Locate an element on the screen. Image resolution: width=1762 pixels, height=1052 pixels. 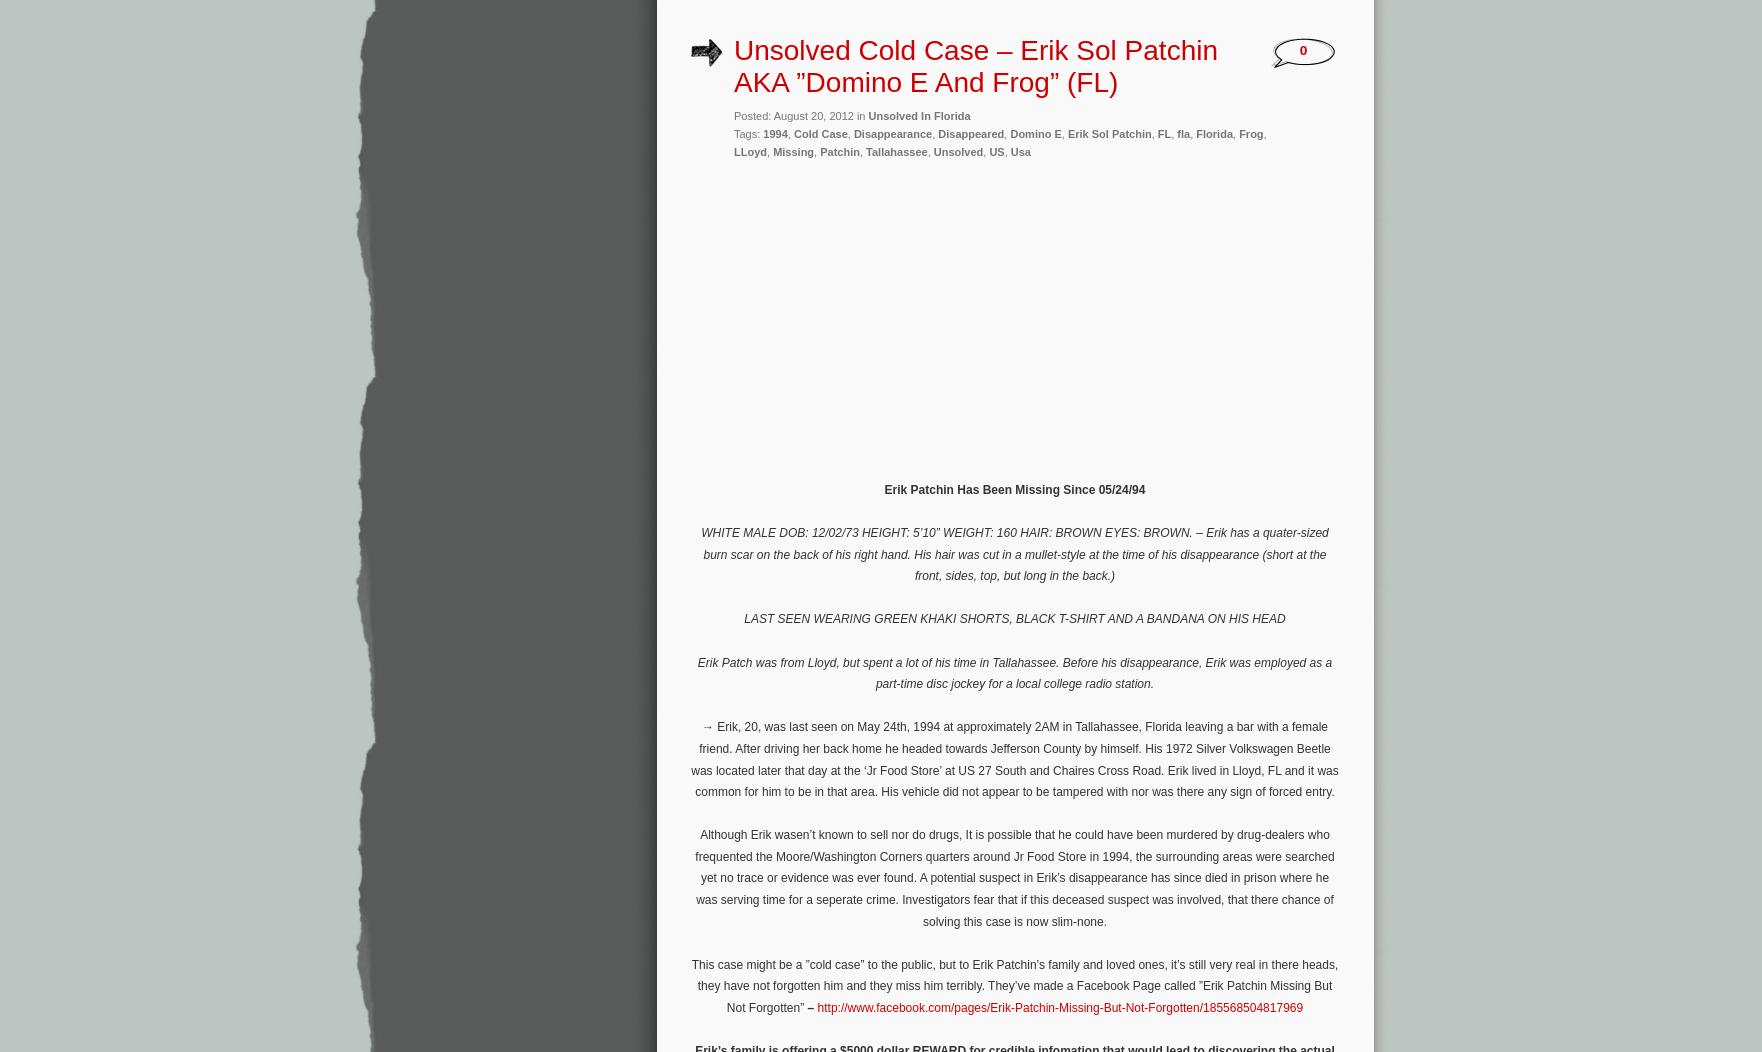
'Tallahassee' is located at coordinates (865, 149).